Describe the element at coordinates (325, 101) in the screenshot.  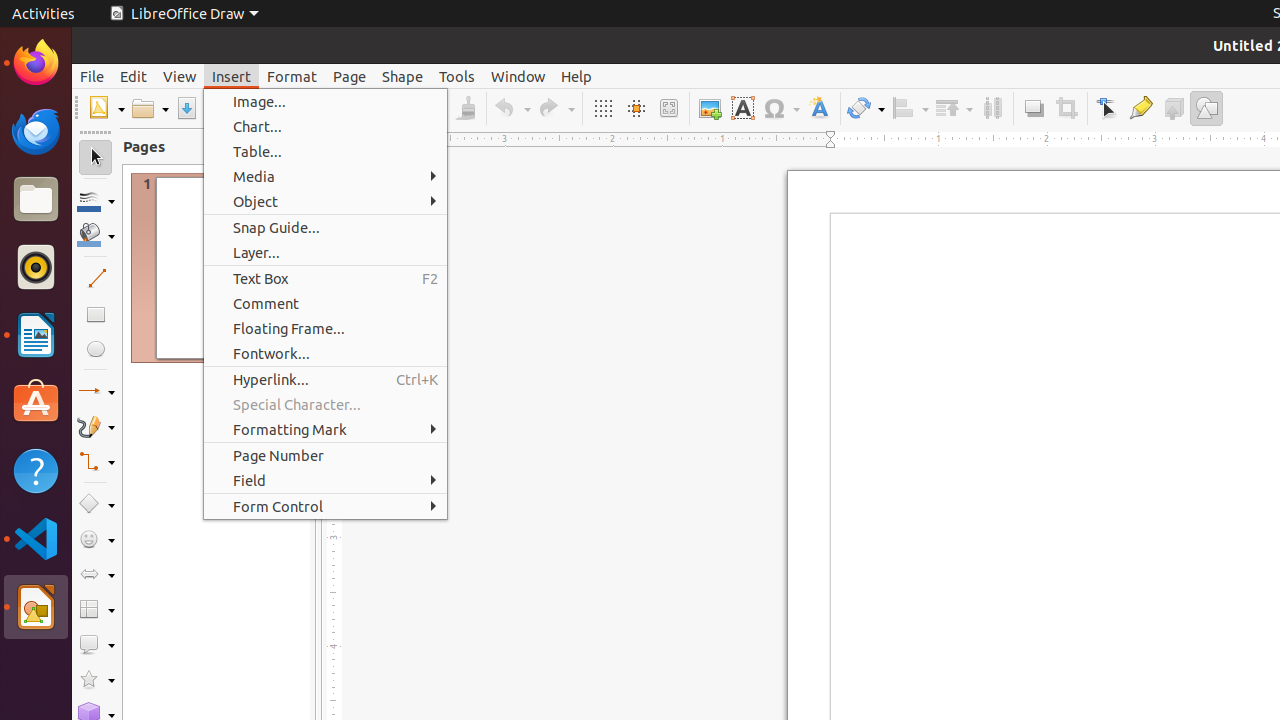
I see `'Image...'` at that location.